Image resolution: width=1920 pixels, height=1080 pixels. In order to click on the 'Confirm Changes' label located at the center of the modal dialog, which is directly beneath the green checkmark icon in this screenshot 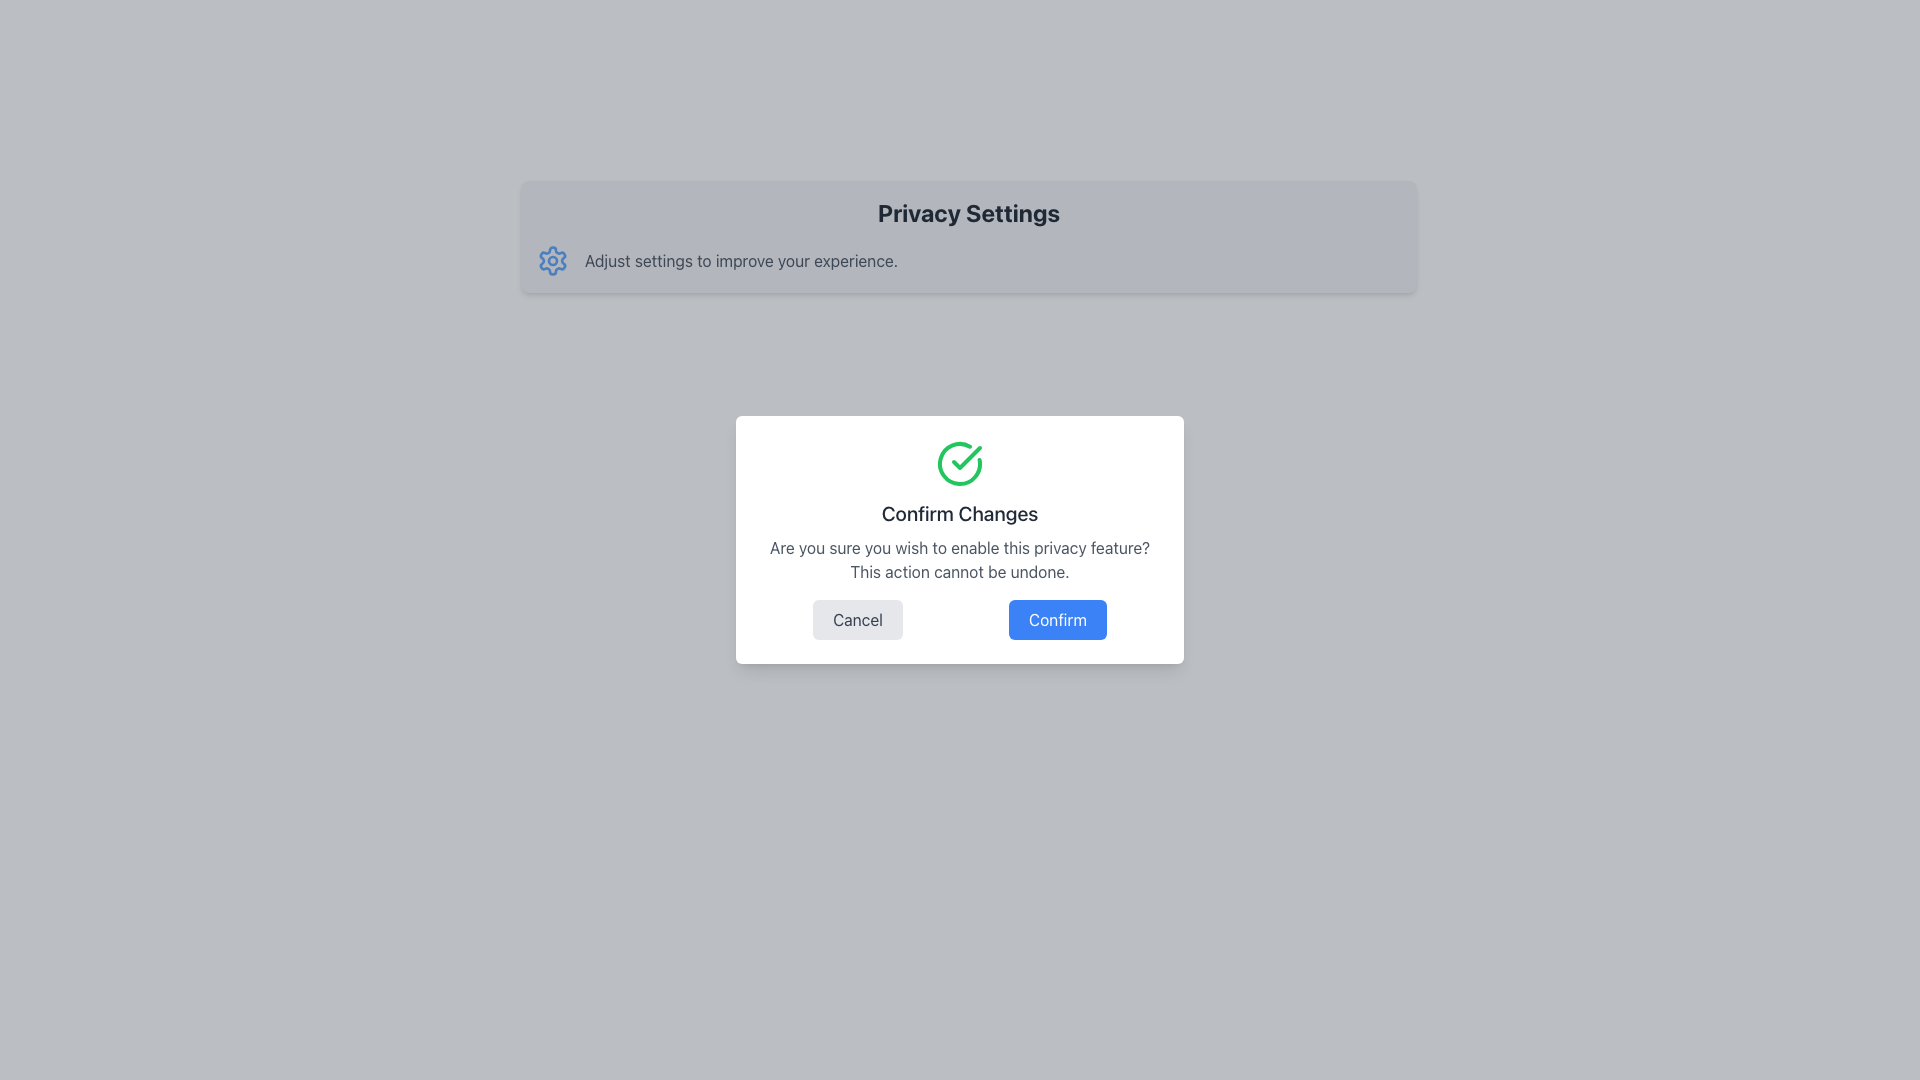, I will do `click(960, 512)`.